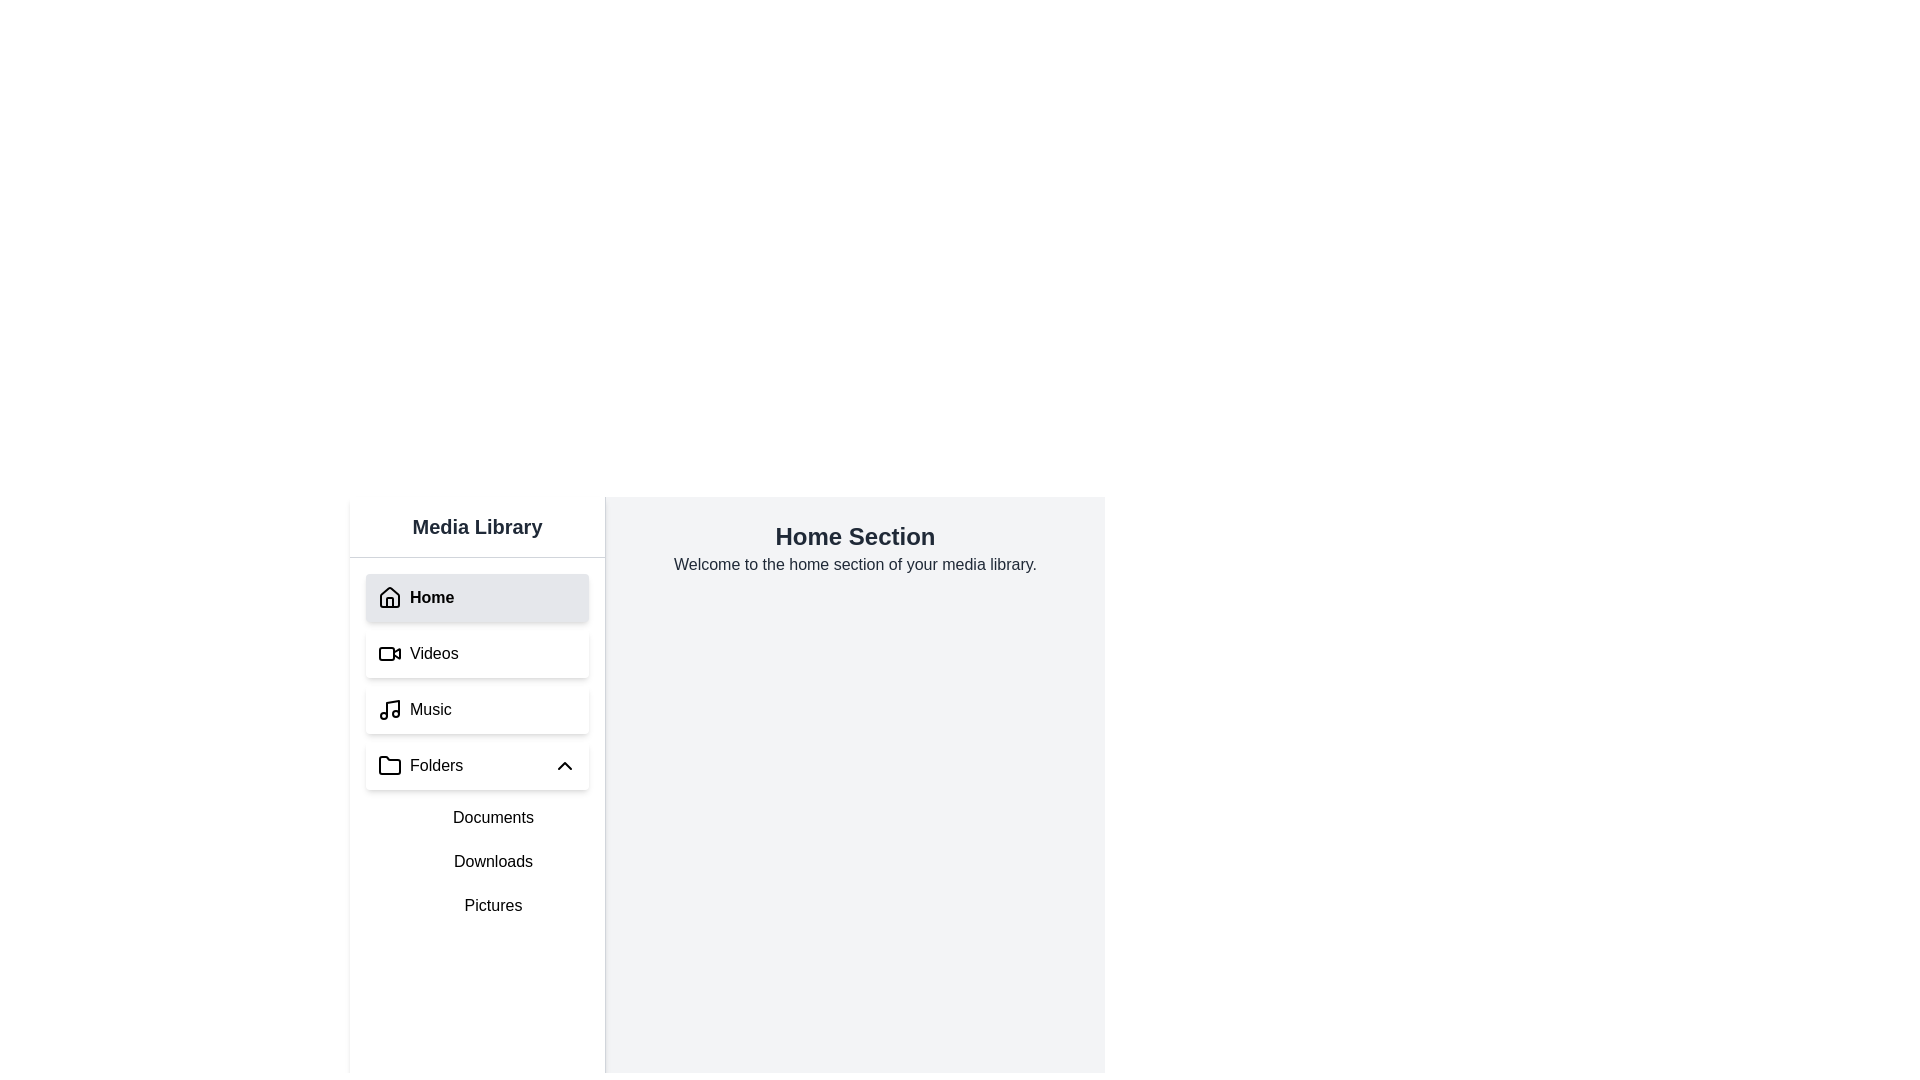  What do you see at coordinates (431, 596) in the screenshot?
I see `the 'Home' label within the button element, which is styled in bold and aligned to the right of a house icon in the left navigation panel under the 'Media Library' section` at bounding box center [431, 596].